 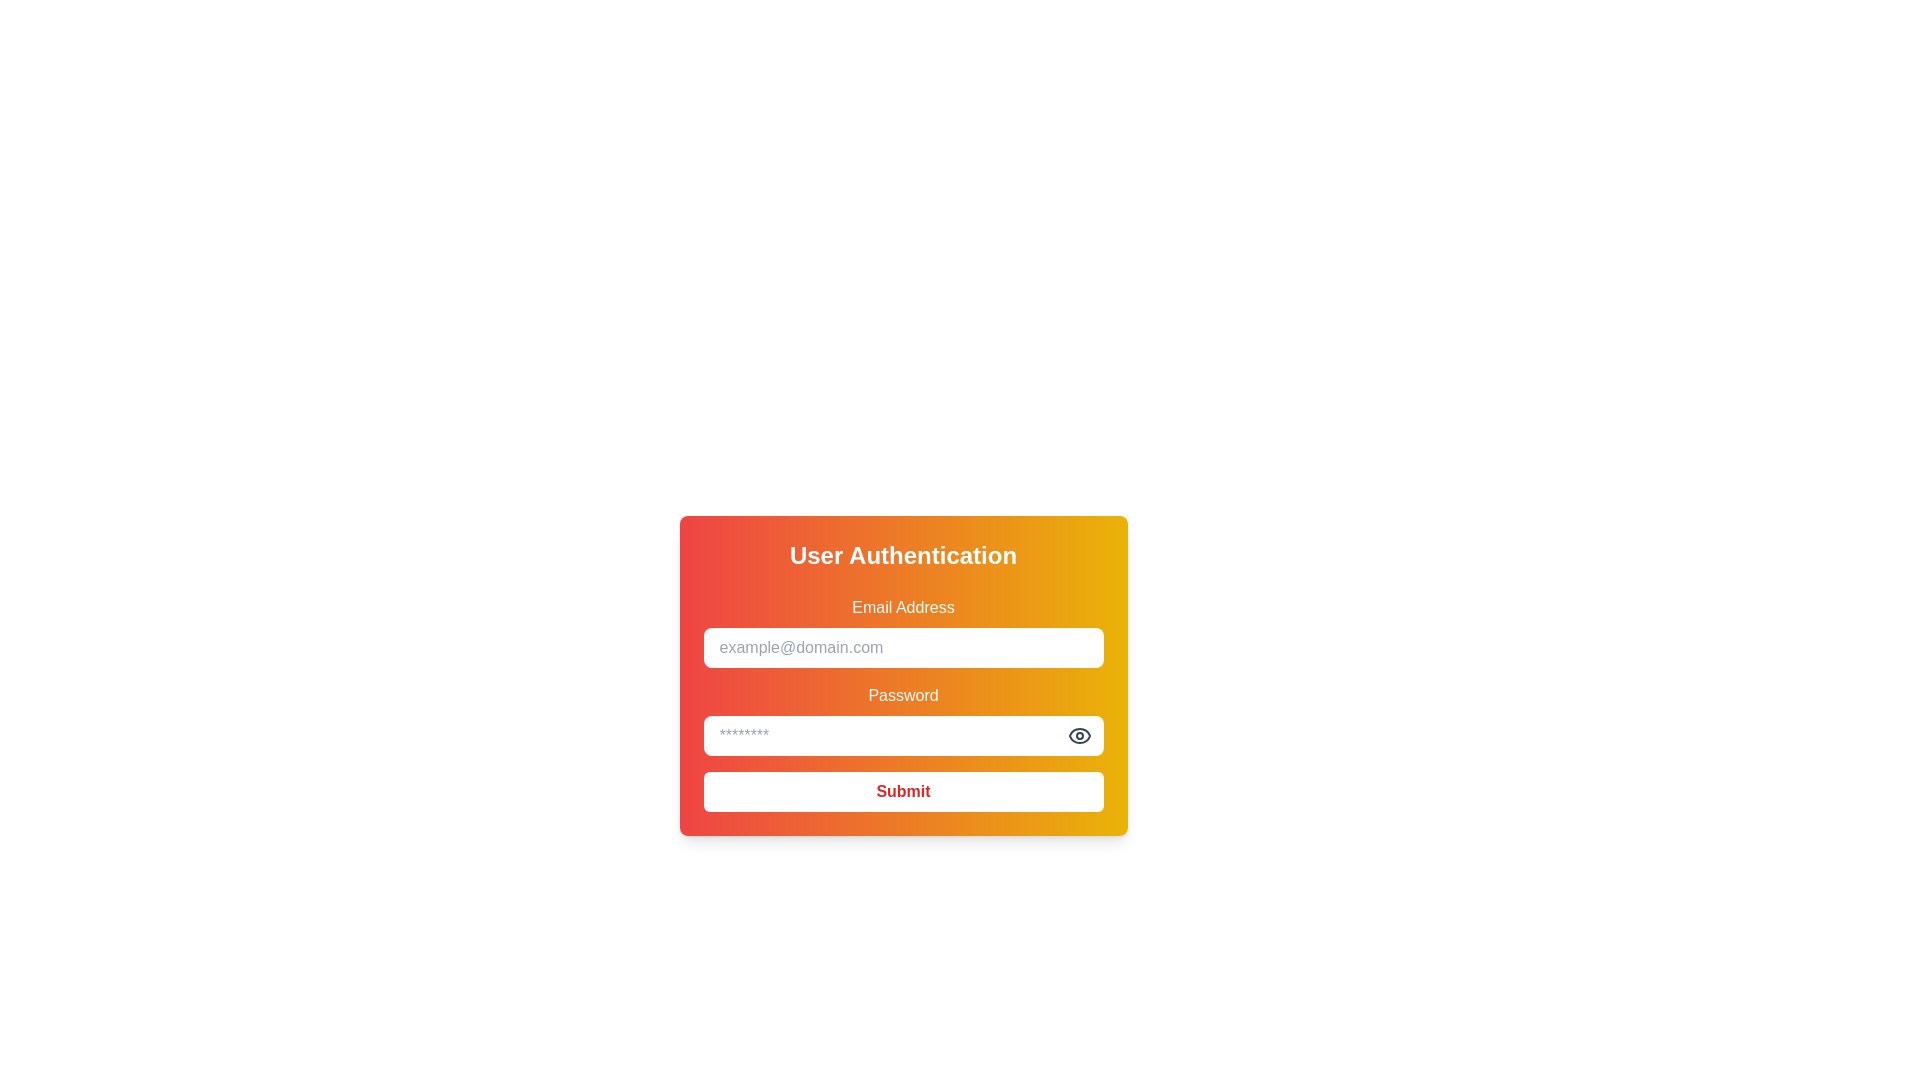 What do you see at coordinates (1078, 736) in the screenshot?
I see `the anatomical eye icon located to the right of the password input field` at bounding box center [1078, 736].